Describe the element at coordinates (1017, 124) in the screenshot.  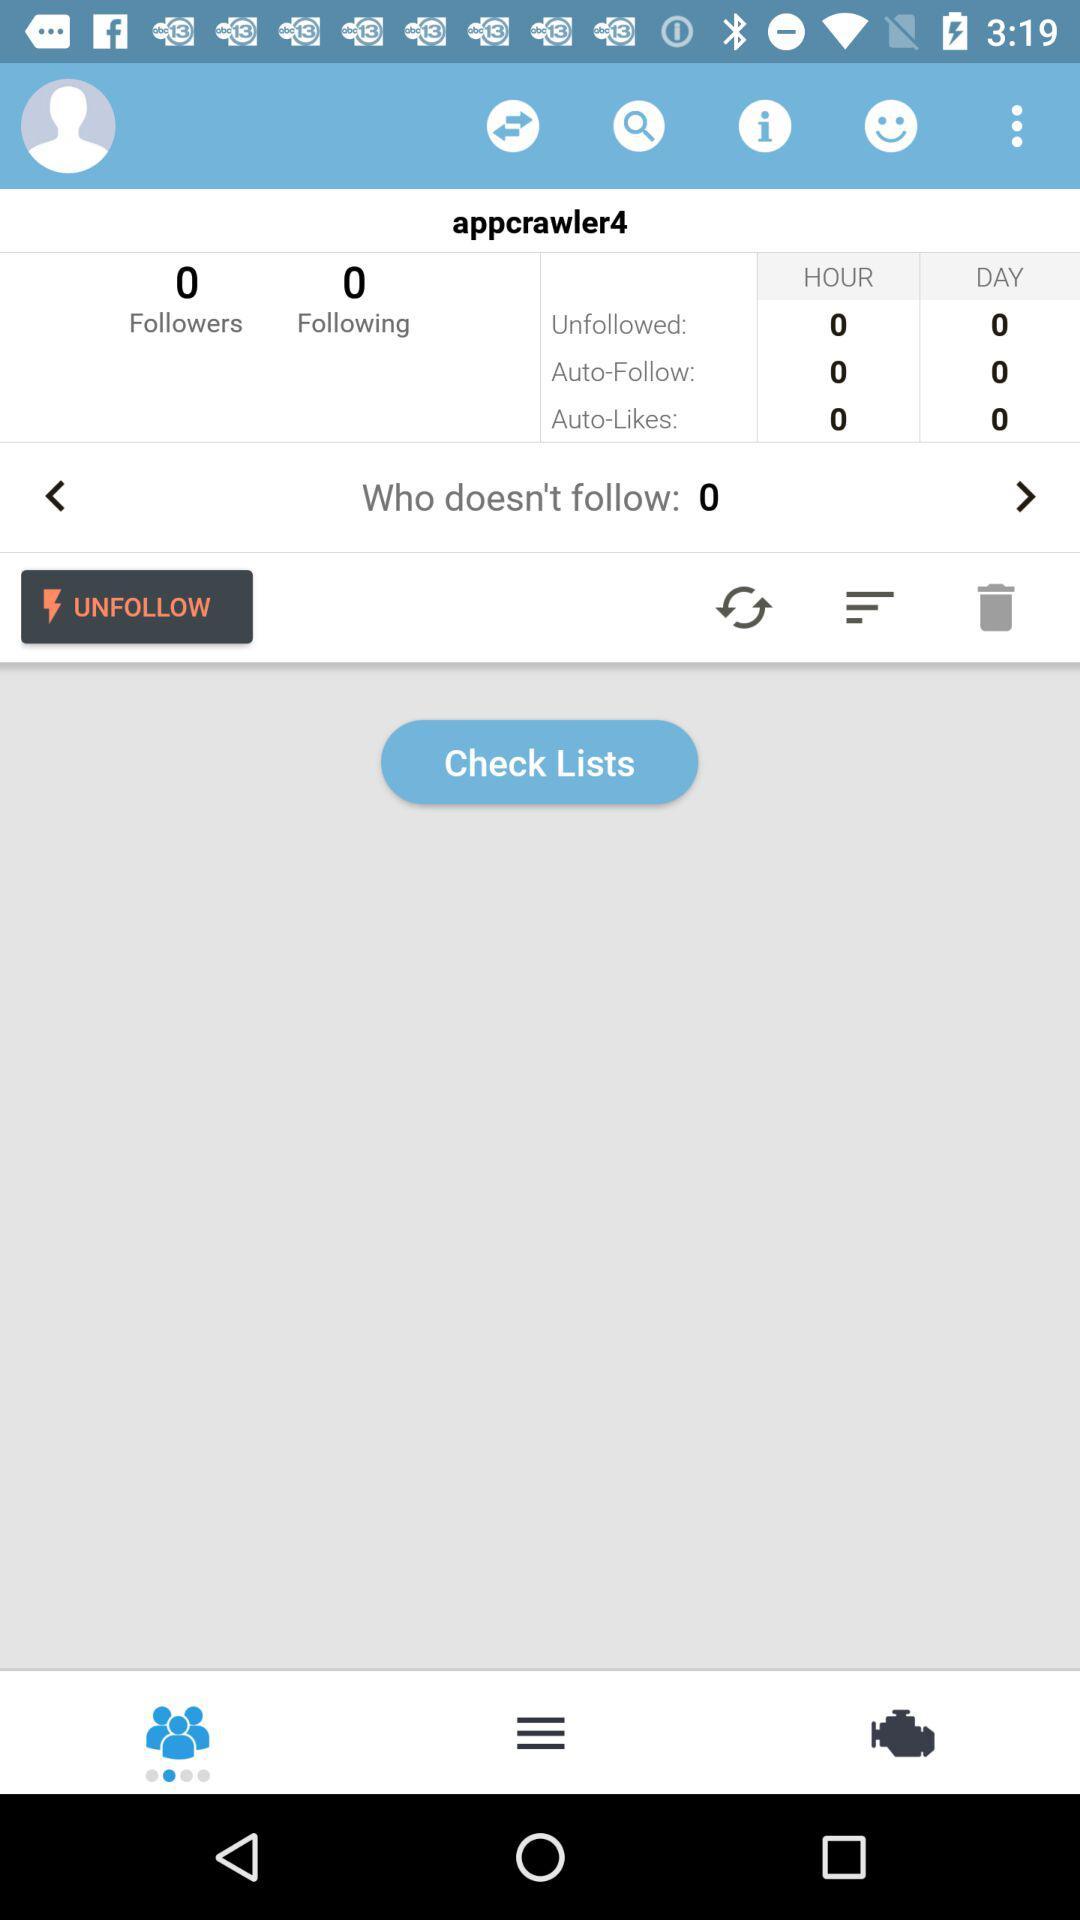
I see `open menu` at that location.